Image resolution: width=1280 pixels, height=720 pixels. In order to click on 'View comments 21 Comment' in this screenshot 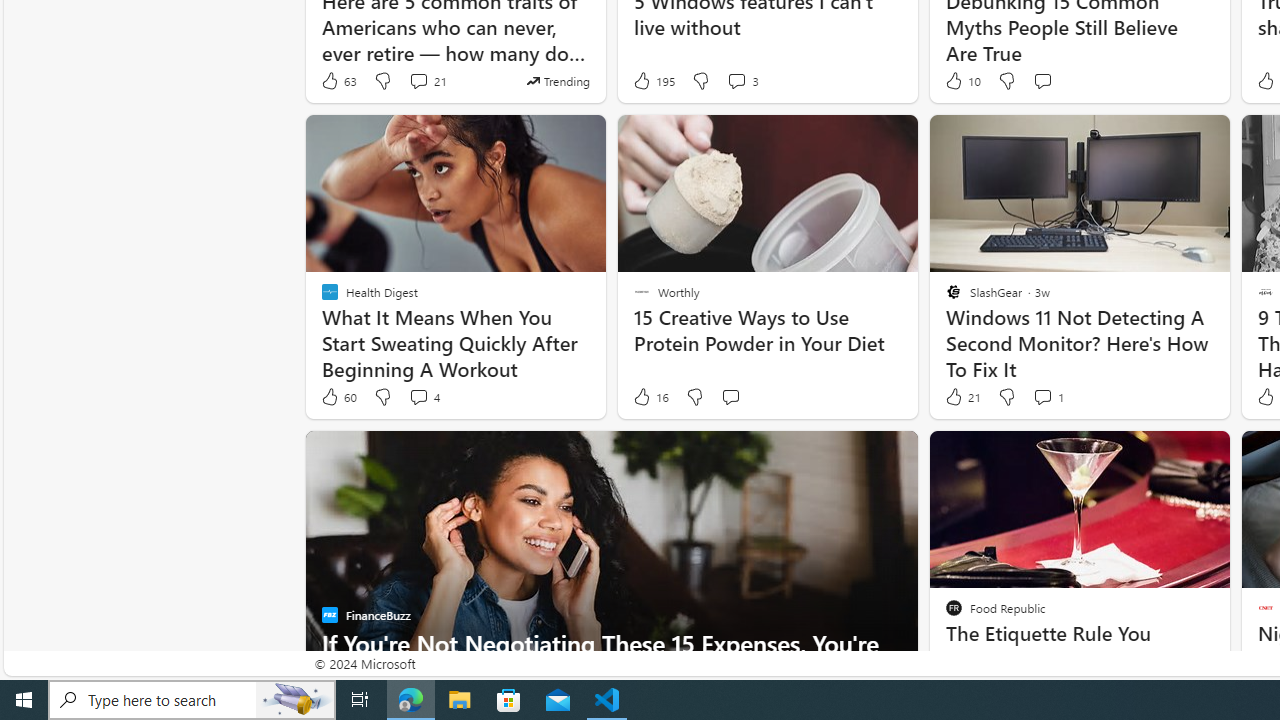, I will do `click(417, 80)`.